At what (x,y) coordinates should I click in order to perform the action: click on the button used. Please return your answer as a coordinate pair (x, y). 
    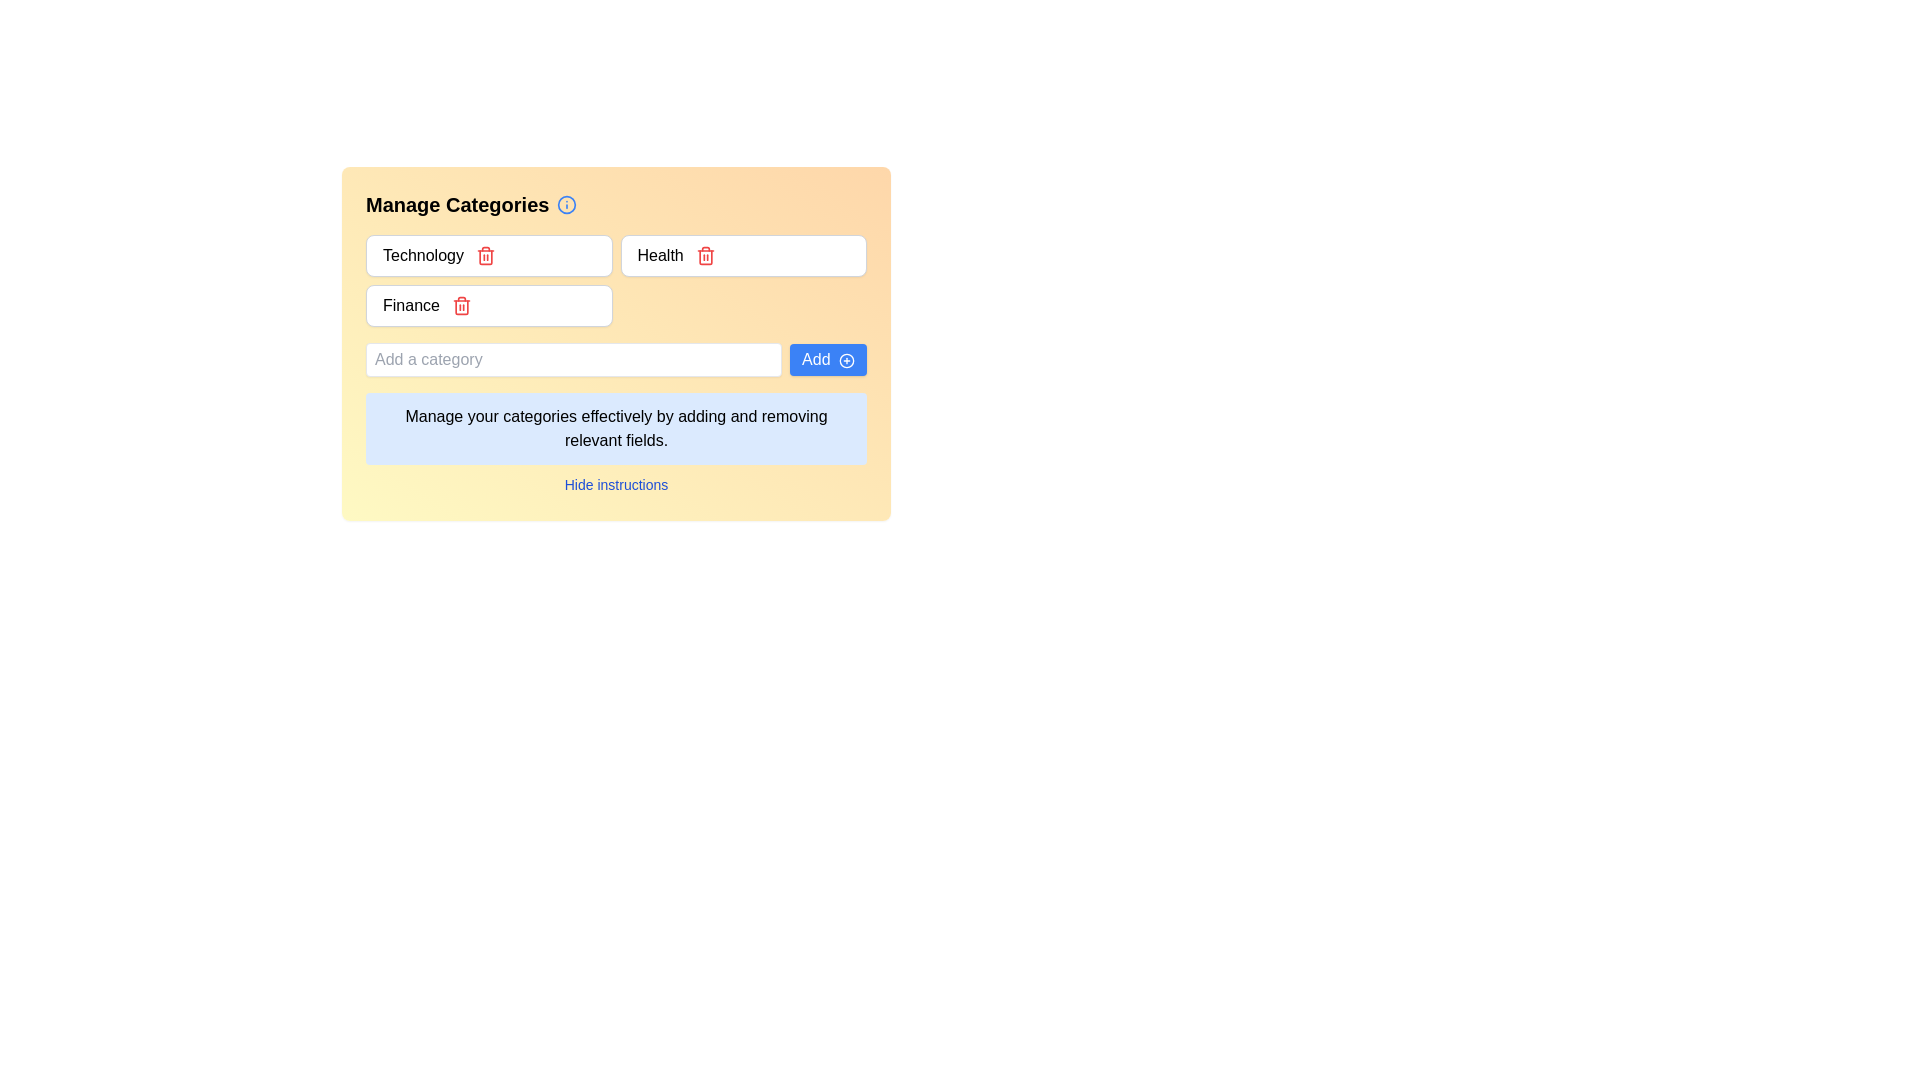
    Looking at the image, I should click on (828, 358).